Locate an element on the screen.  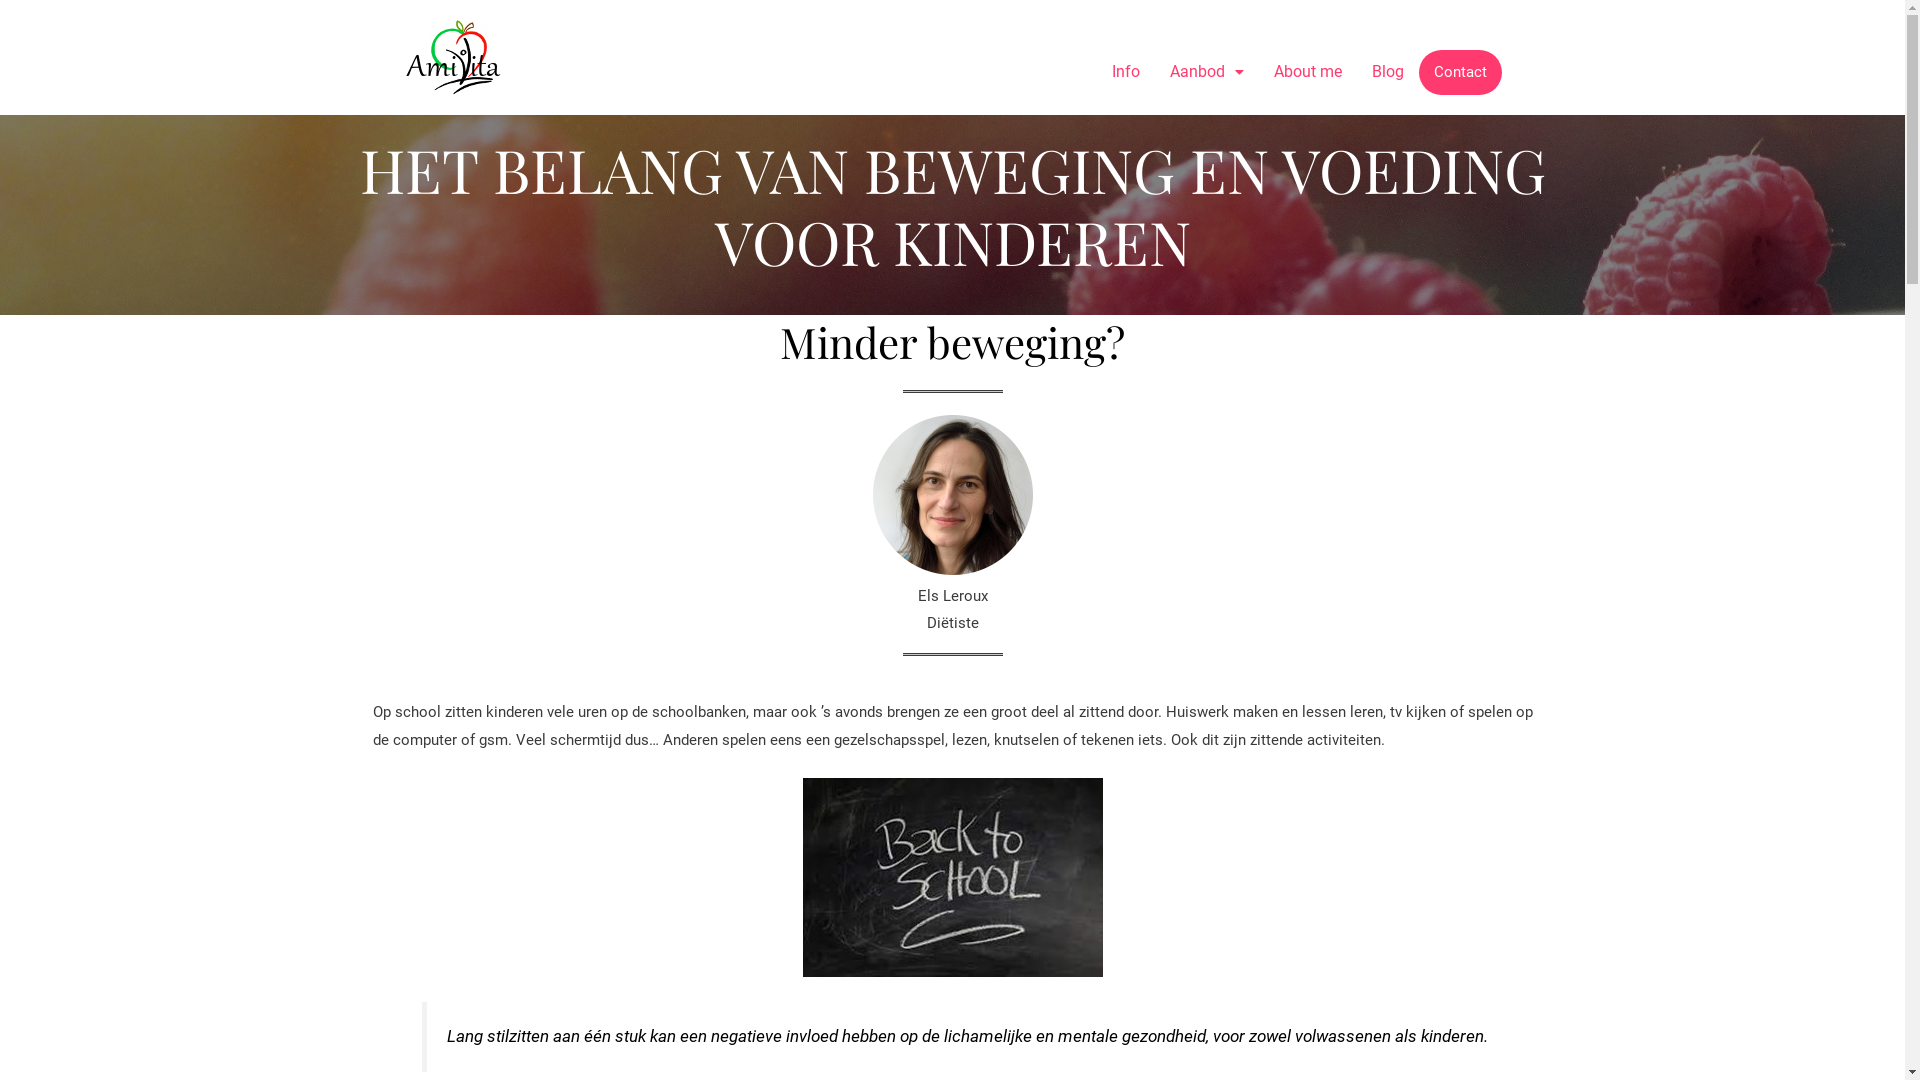
'Contact' is located at coordinates (1418, 71).